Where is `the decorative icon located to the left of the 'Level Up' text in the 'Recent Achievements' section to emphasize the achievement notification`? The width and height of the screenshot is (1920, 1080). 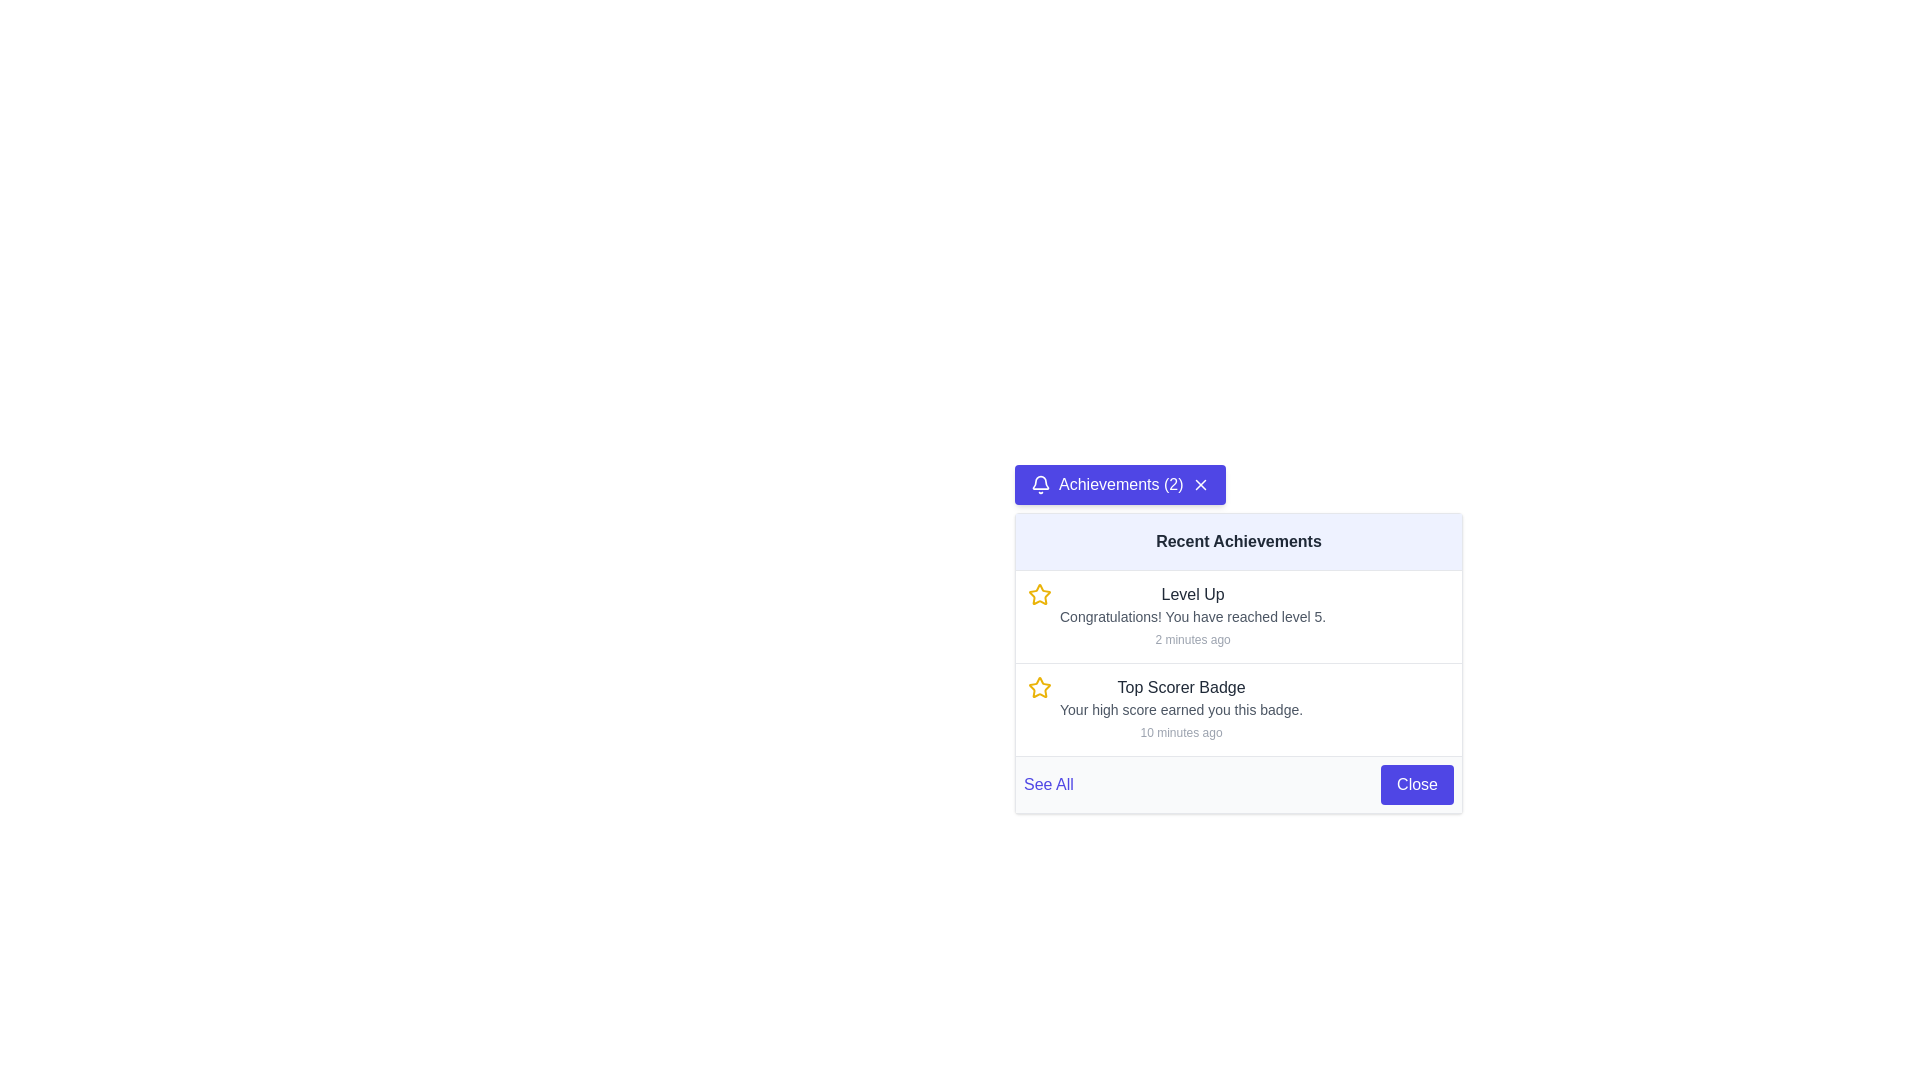 the decorative icon located to the left of the 'Level Up' text in the 'Recent Achievements' section to emphasize the achievement notification is located at coordinates (1040, 686).